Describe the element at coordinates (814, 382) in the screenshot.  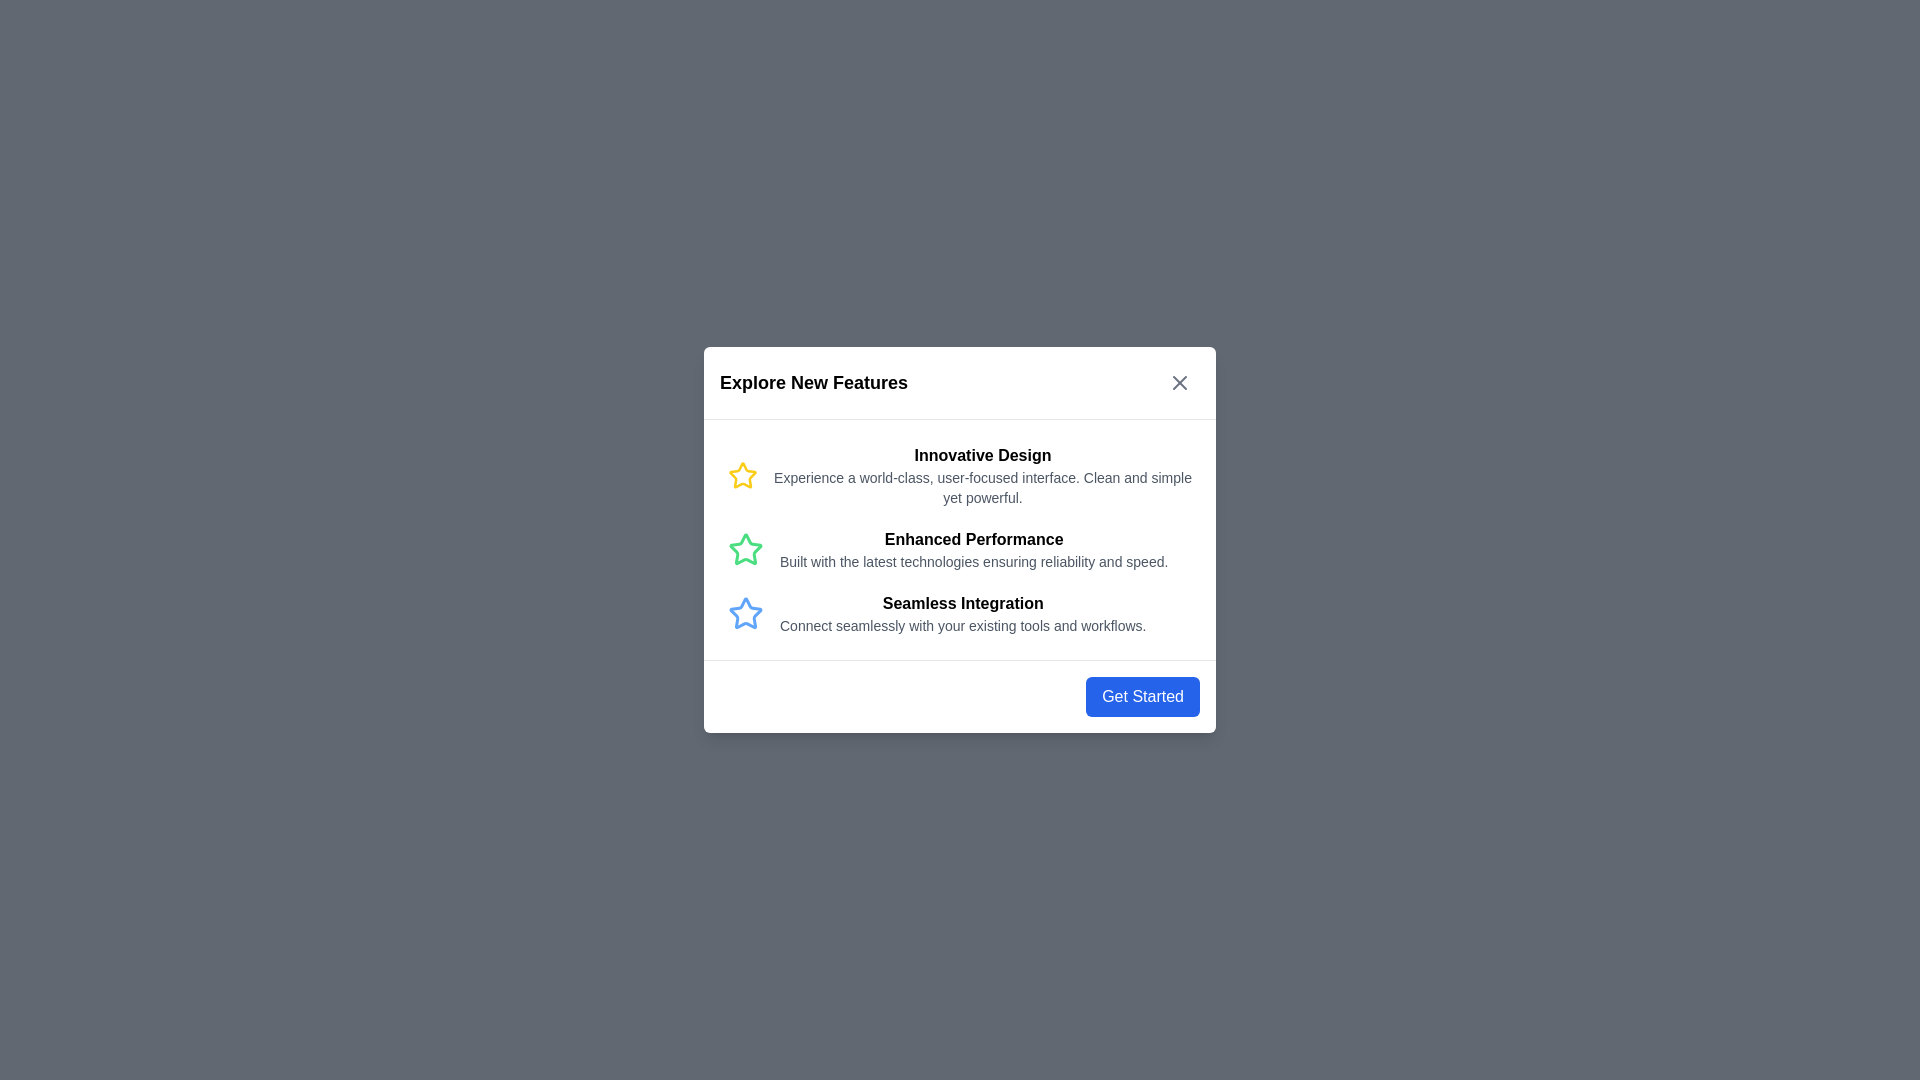
I see `the bold, large text label reading 'Explore New Features' located at the upper-left corner of the modal window` at that location.